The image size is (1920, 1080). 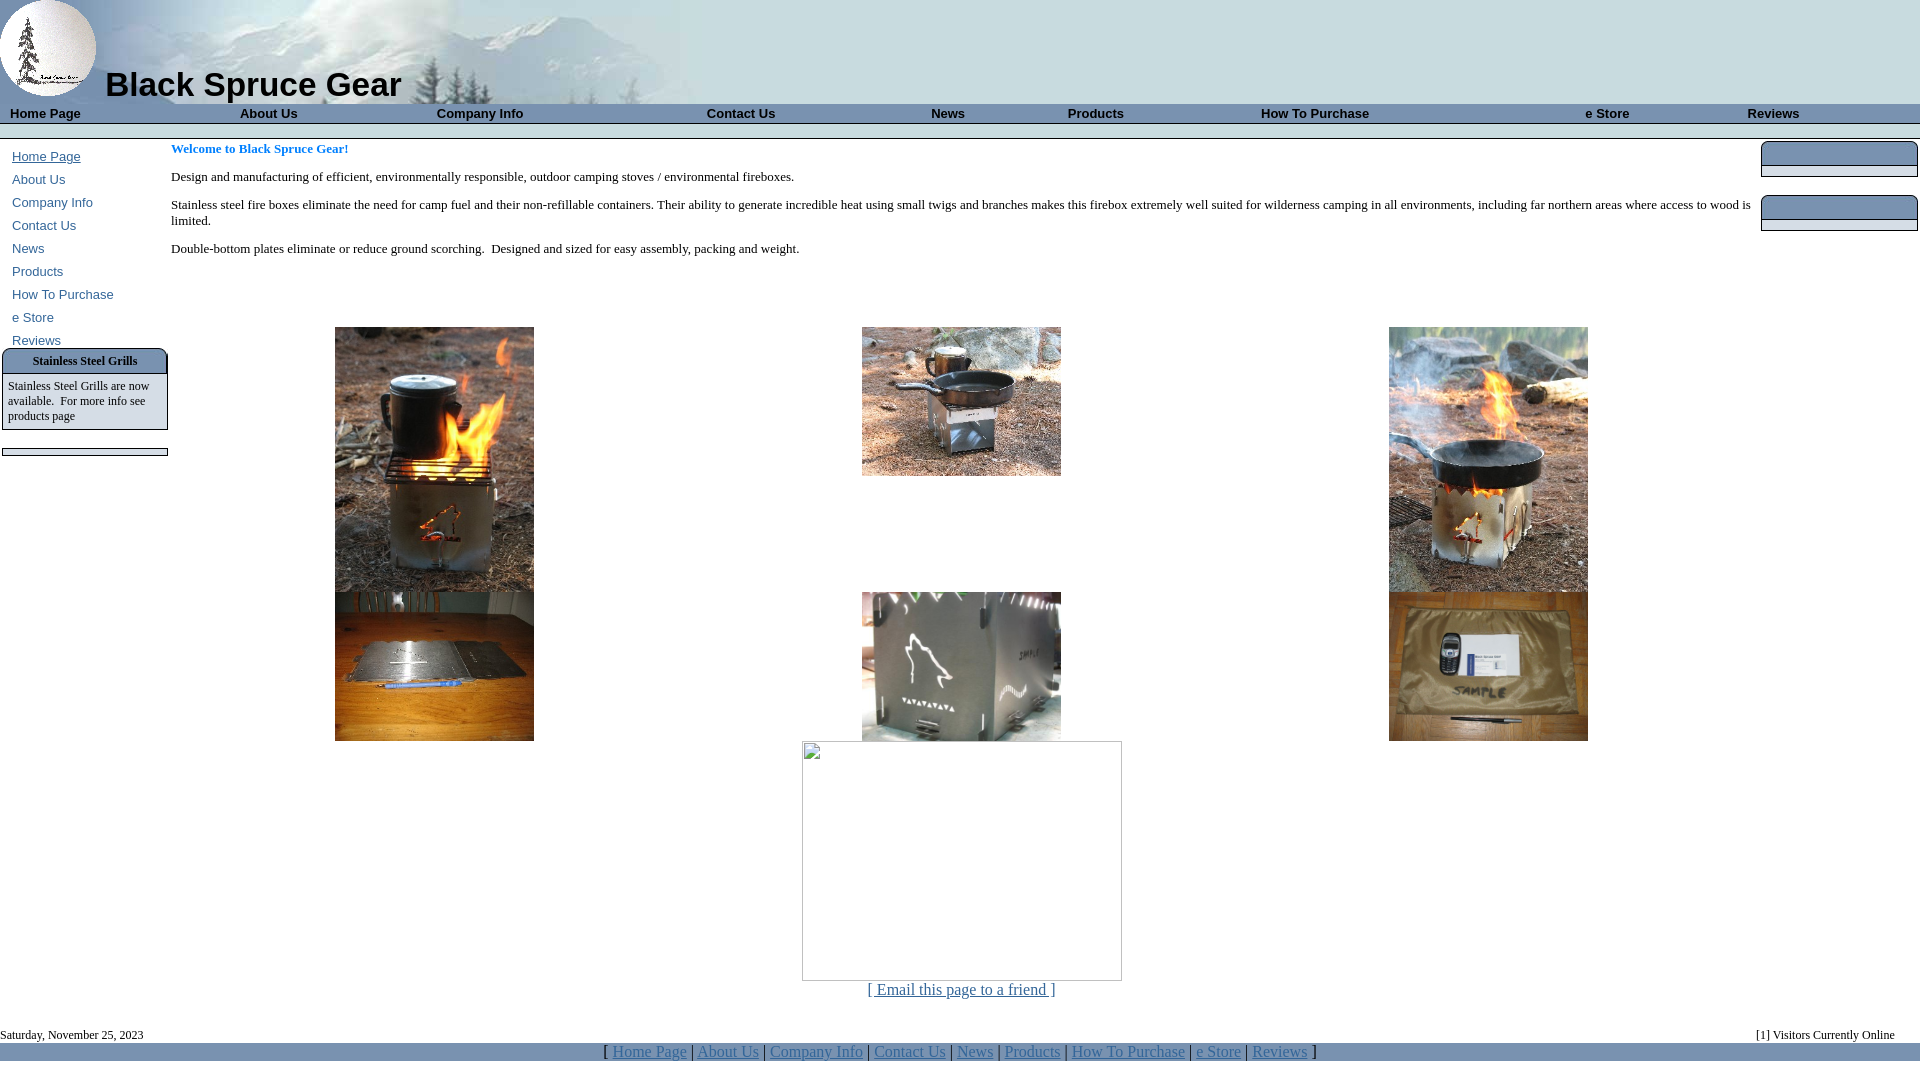 What do you see at coordinates (1315, 113) in the screenshot?
I see `'How To Purchase'` at bounding box center [1315, 113].